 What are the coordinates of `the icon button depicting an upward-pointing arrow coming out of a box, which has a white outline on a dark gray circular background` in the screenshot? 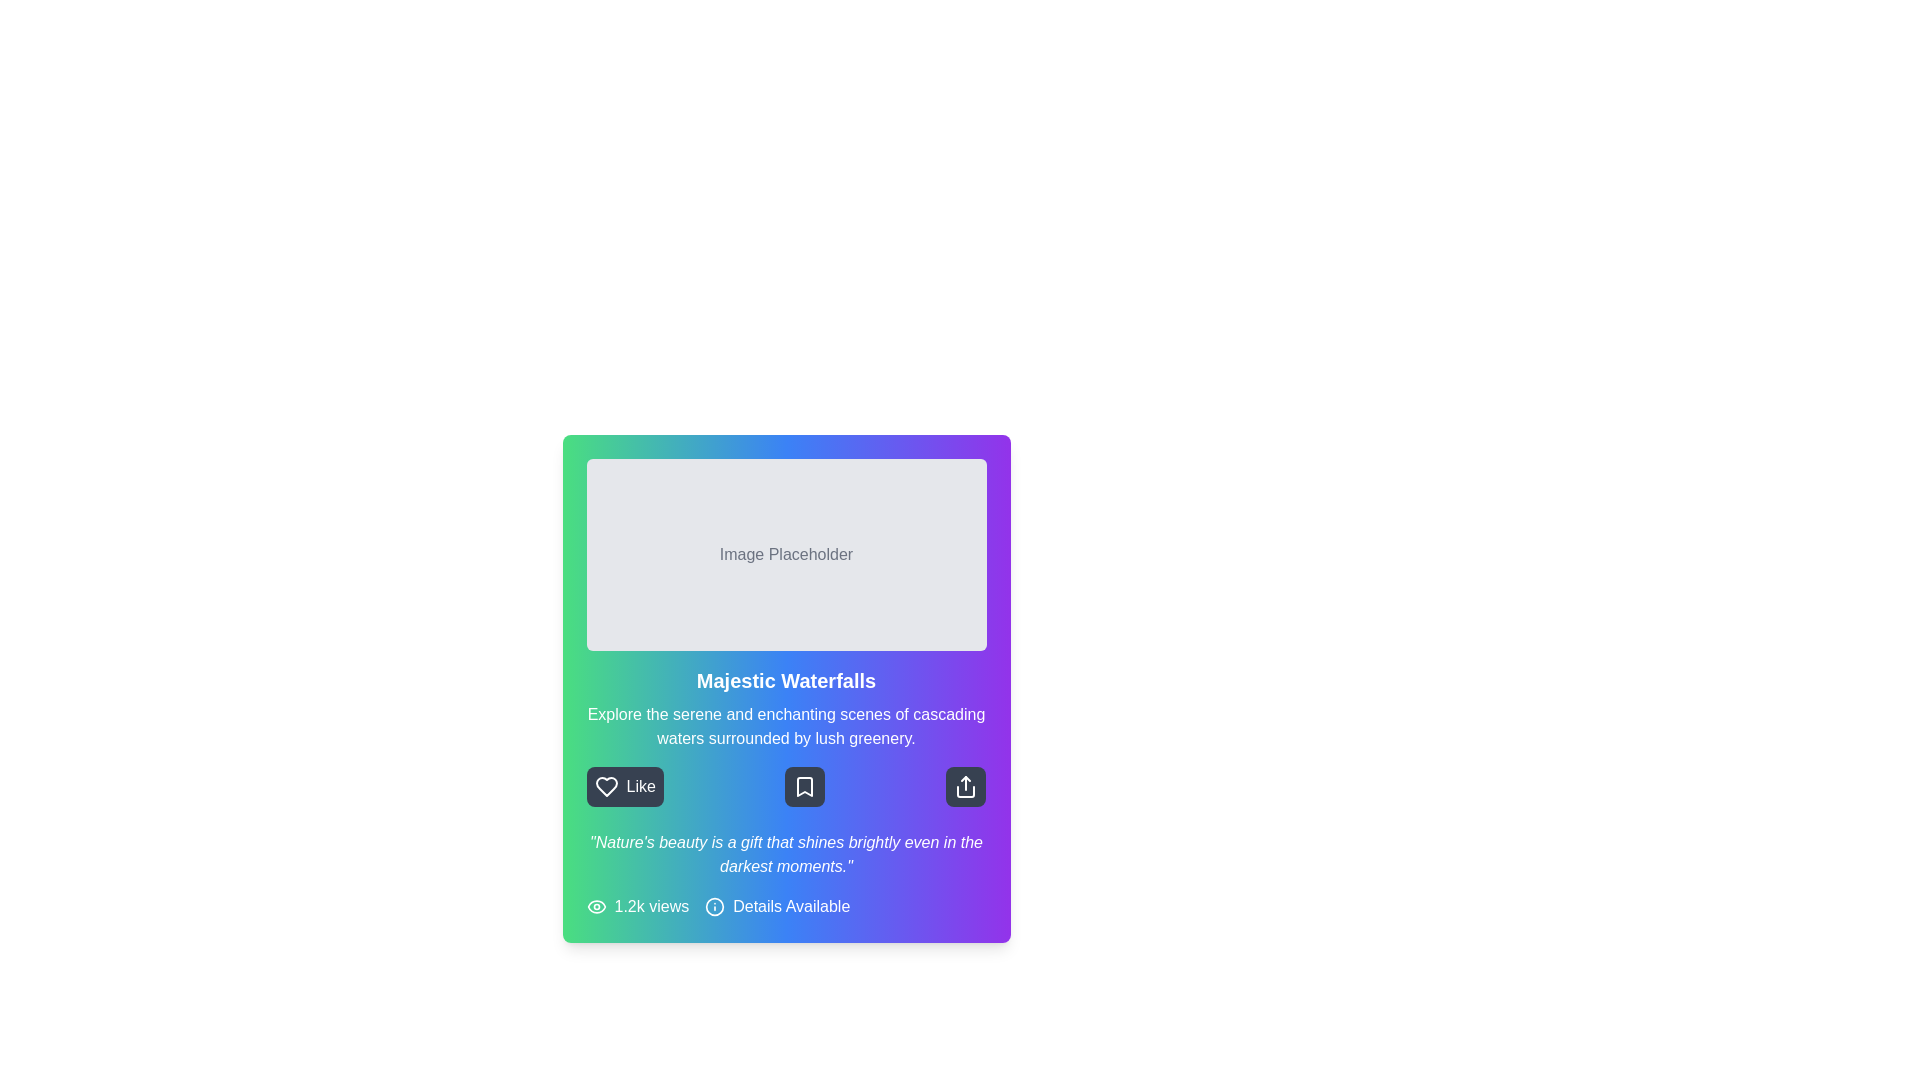 It's located at (966, 785).